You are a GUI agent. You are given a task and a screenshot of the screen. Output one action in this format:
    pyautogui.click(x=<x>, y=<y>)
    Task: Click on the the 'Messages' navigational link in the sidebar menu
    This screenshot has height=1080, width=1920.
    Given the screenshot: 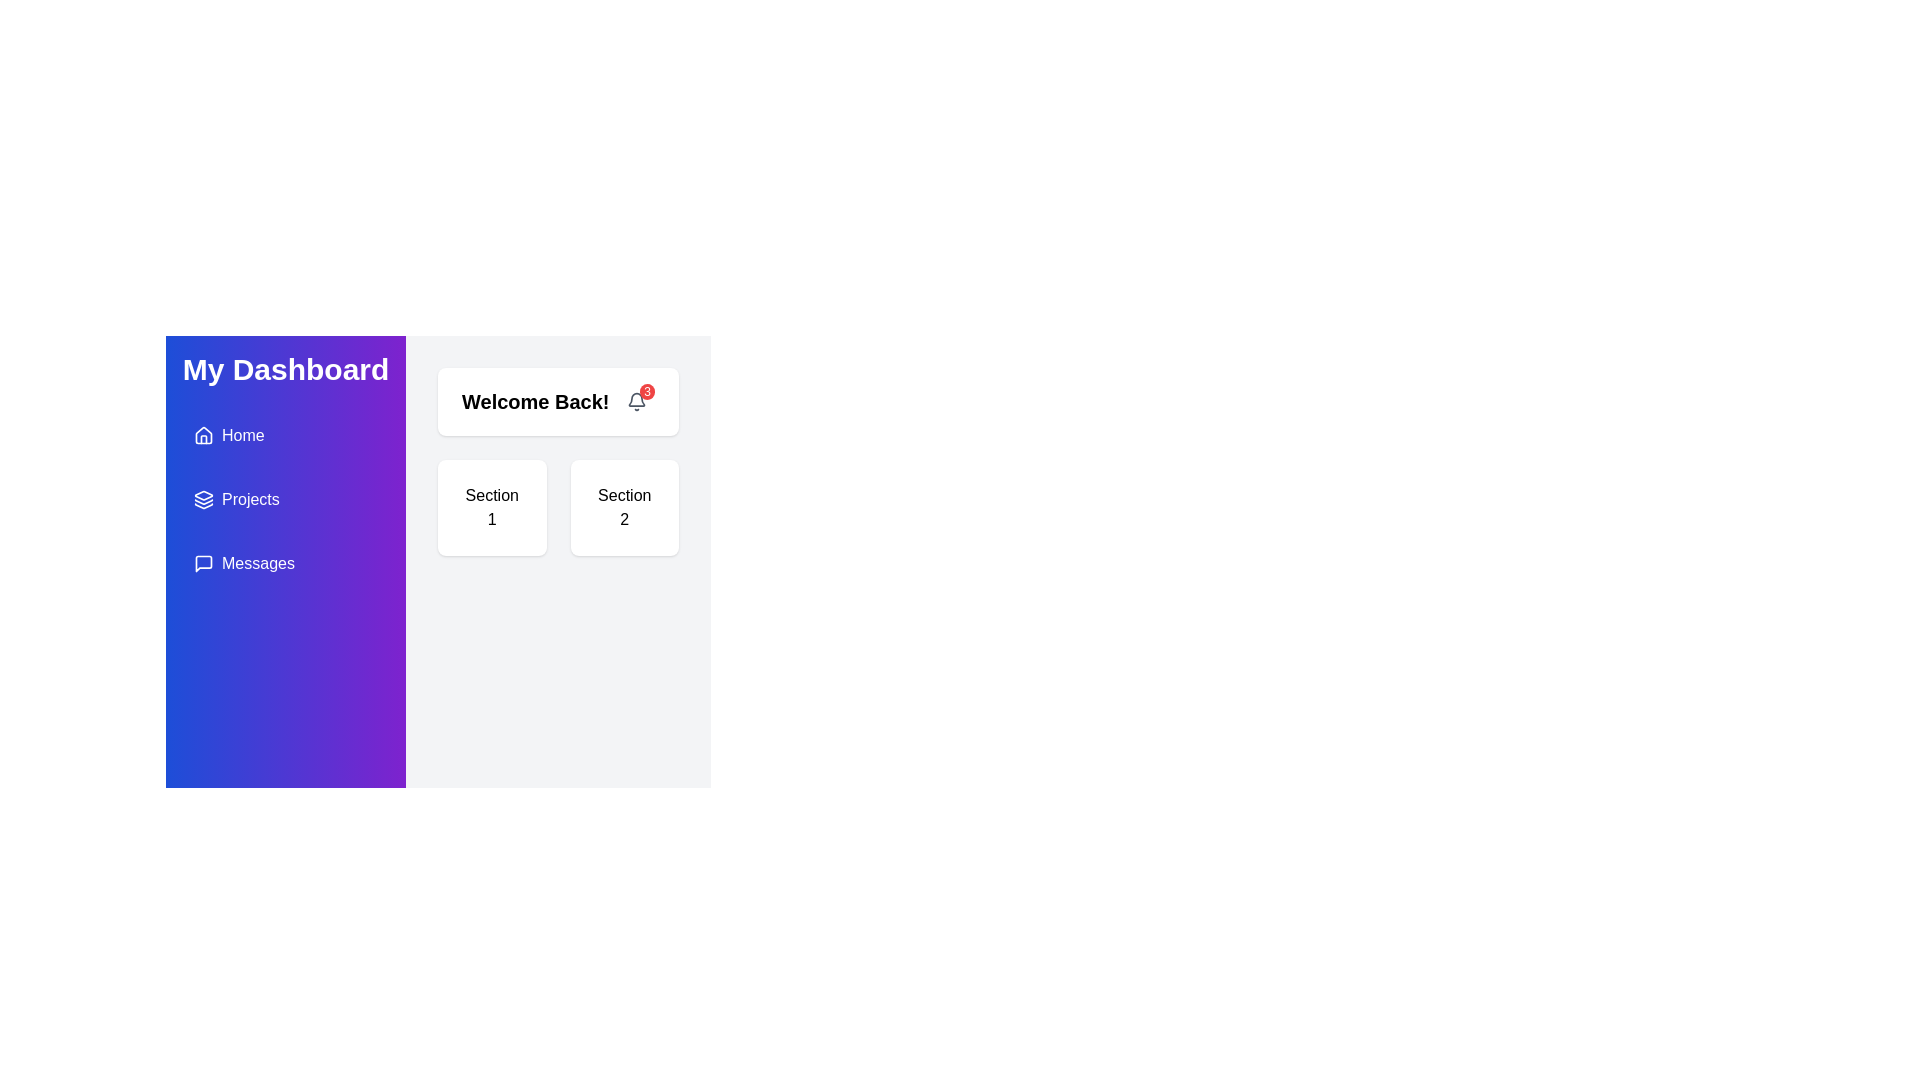 What is the action you would take?
    pyautogui.click(x=285, y=563)
    